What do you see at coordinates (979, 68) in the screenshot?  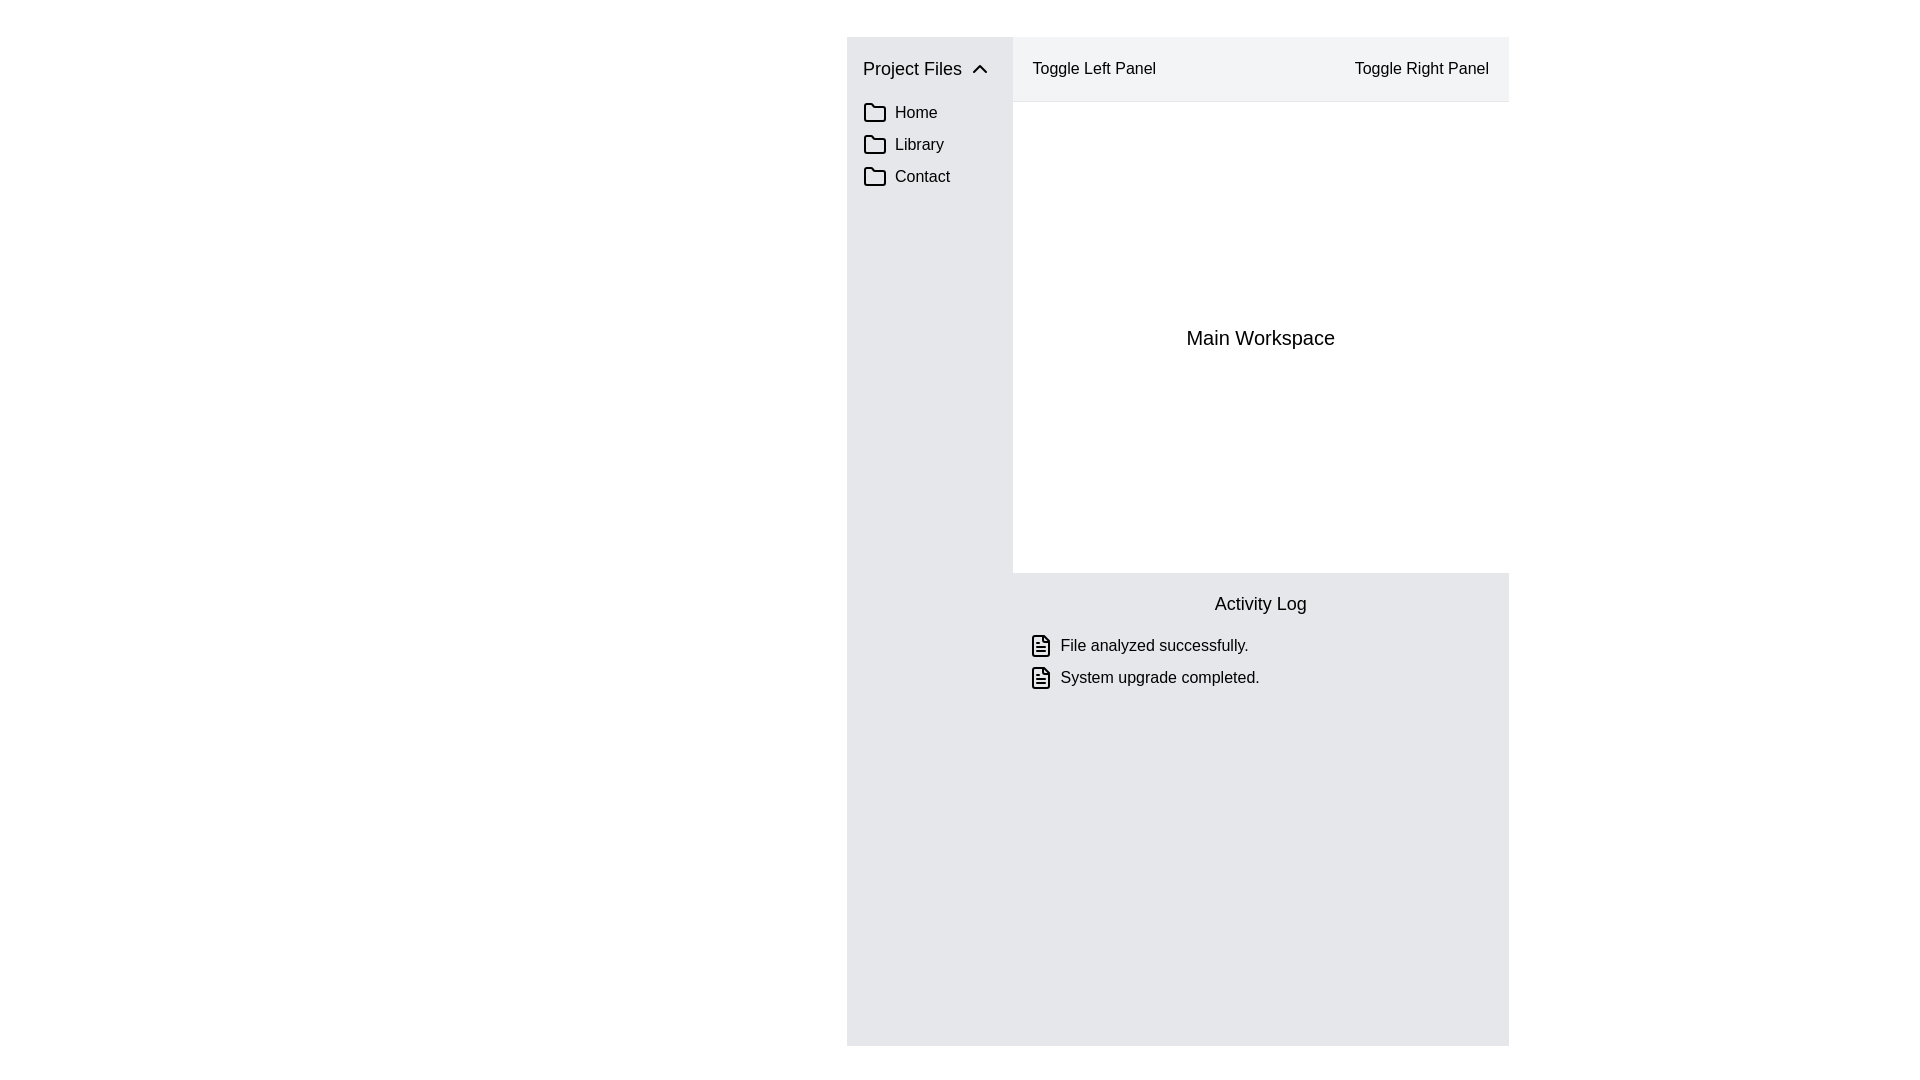 I see `the Chevron icon toggle button located to the right of the 'Project Files' text to potentially see a tooltip` at bounding box center [979, 68].